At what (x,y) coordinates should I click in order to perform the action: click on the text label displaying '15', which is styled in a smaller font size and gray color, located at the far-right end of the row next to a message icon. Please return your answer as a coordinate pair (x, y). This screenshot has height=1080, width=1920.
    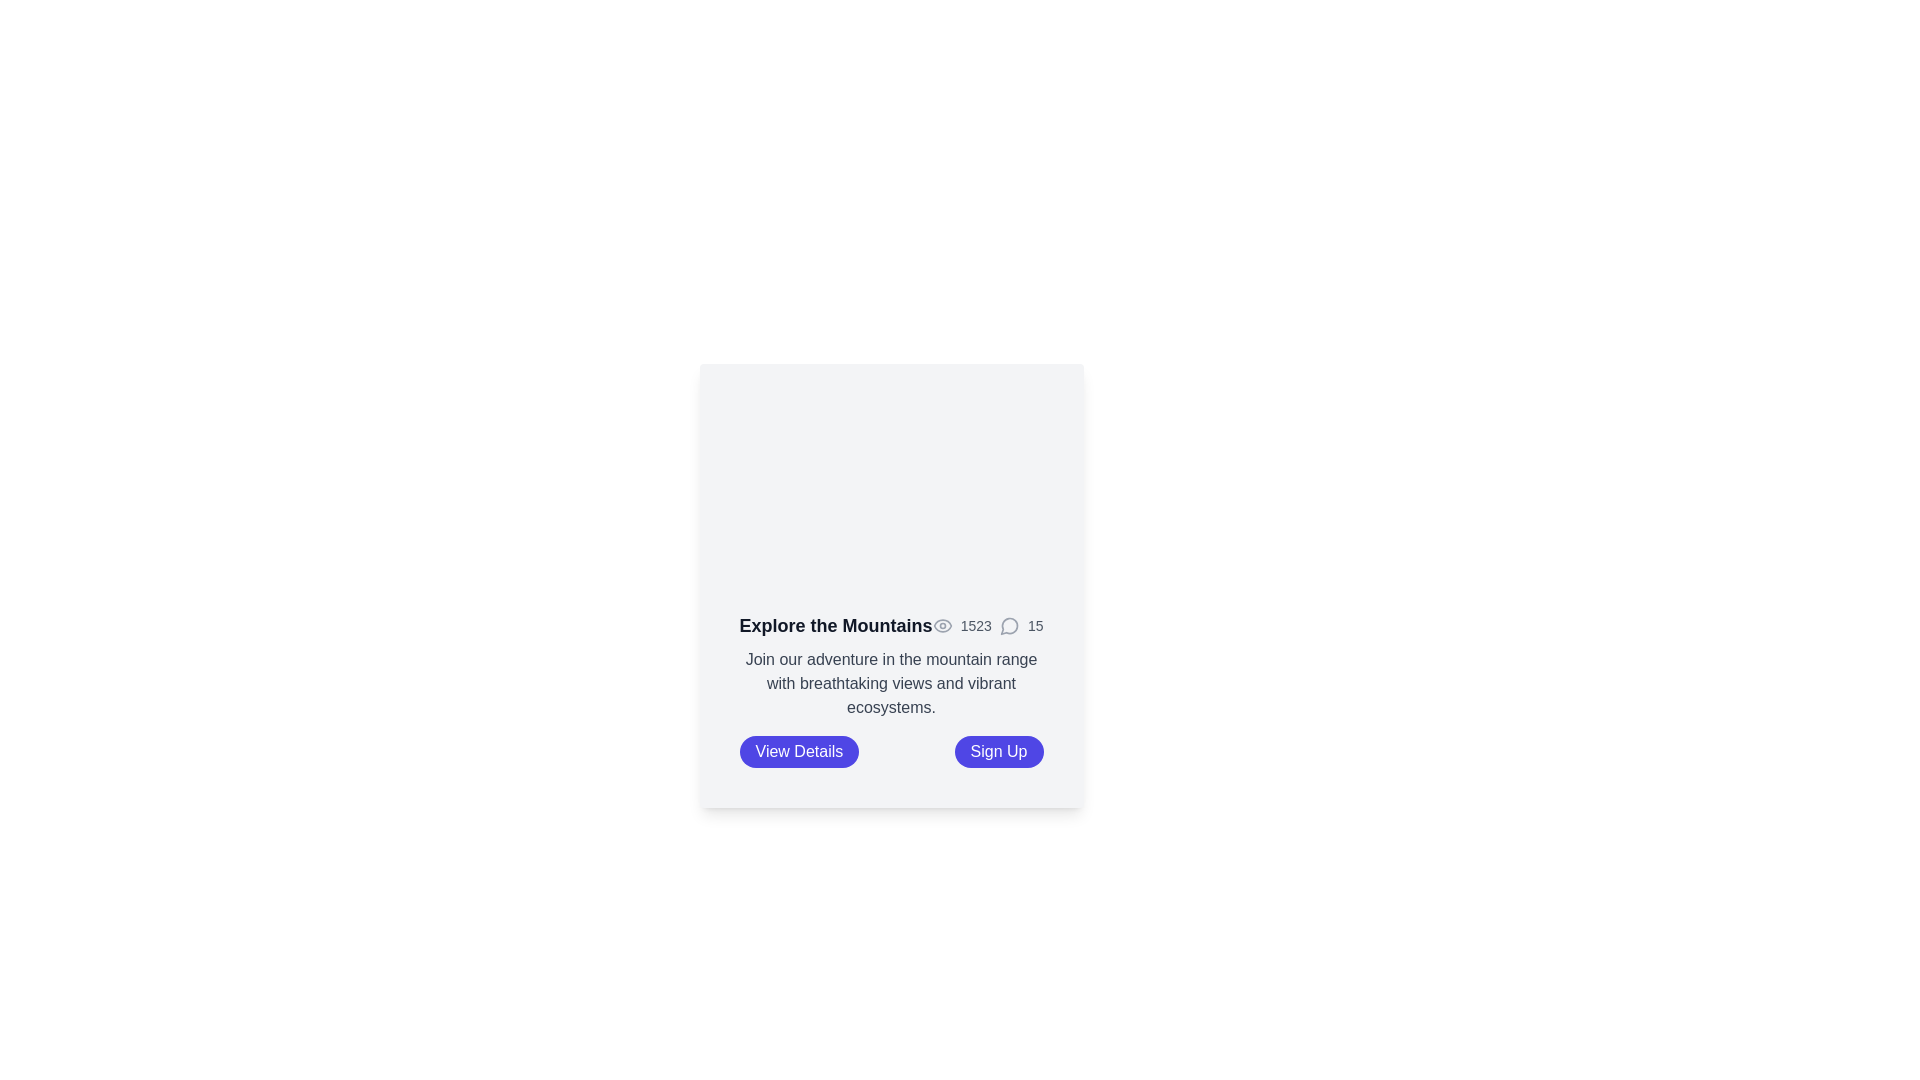
    Looking at the image, I should click on (1035, 624).